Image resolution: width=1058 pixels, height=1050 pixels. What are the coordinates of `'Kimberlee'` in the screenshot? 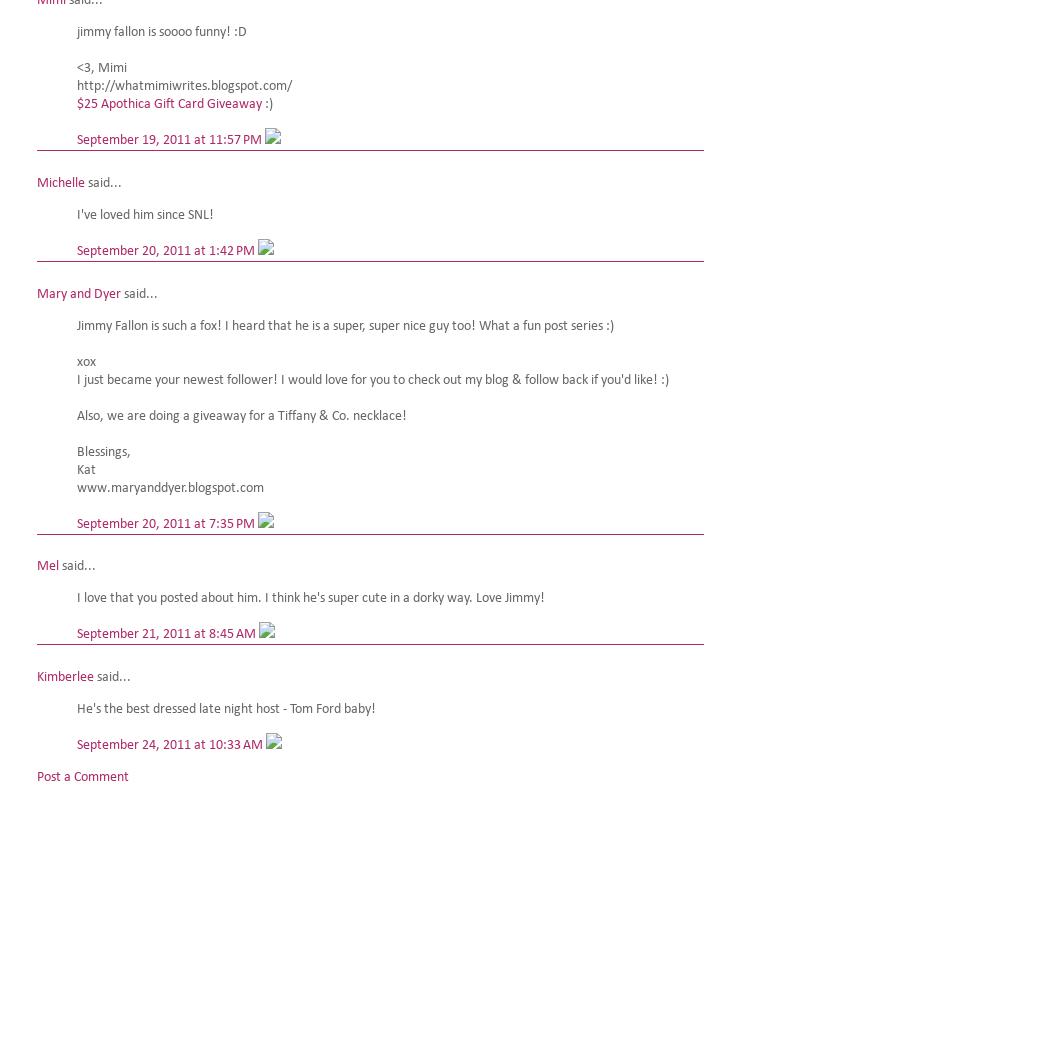 It's located at (65, 677).